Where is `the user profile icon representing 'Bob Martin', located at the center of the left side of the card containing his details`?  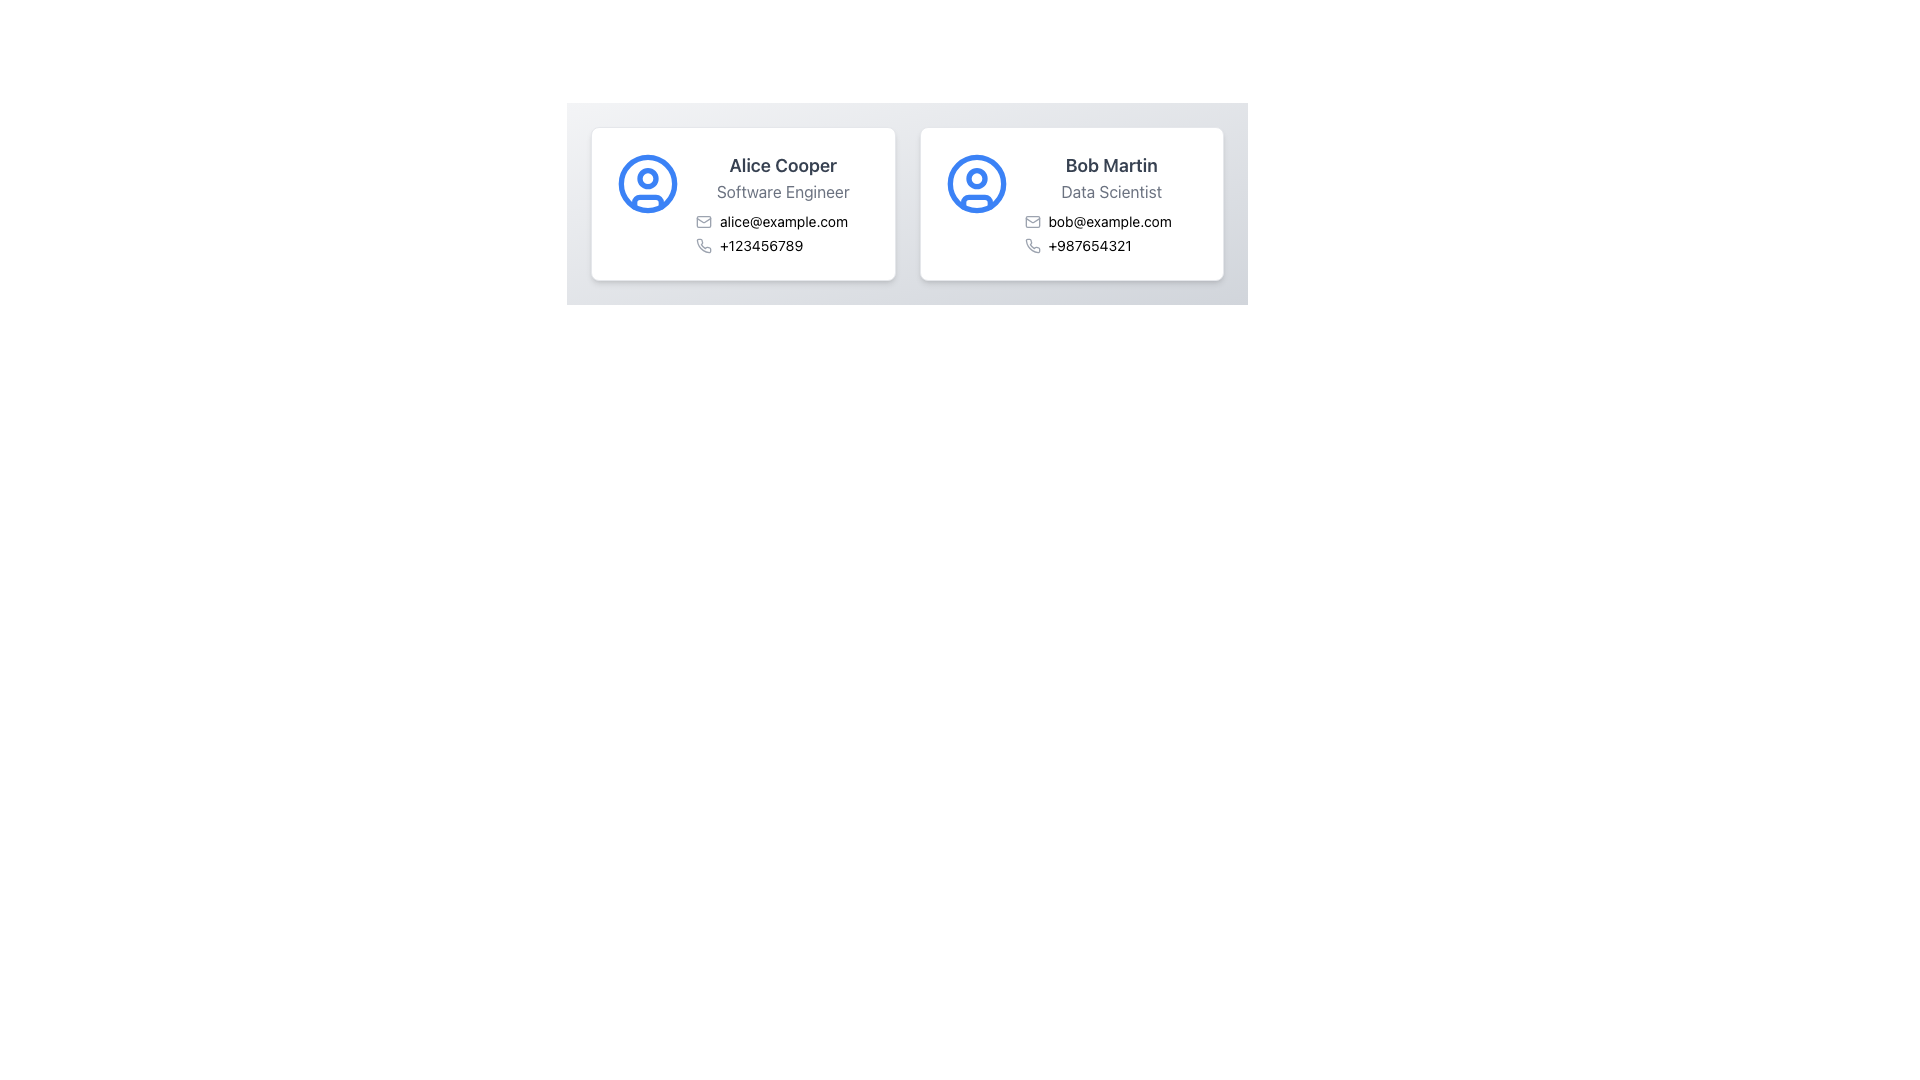 the user profile icon representing 'Bob Martin', located at the center of the left side of the card containing his details is located at coordinates (976, 184).